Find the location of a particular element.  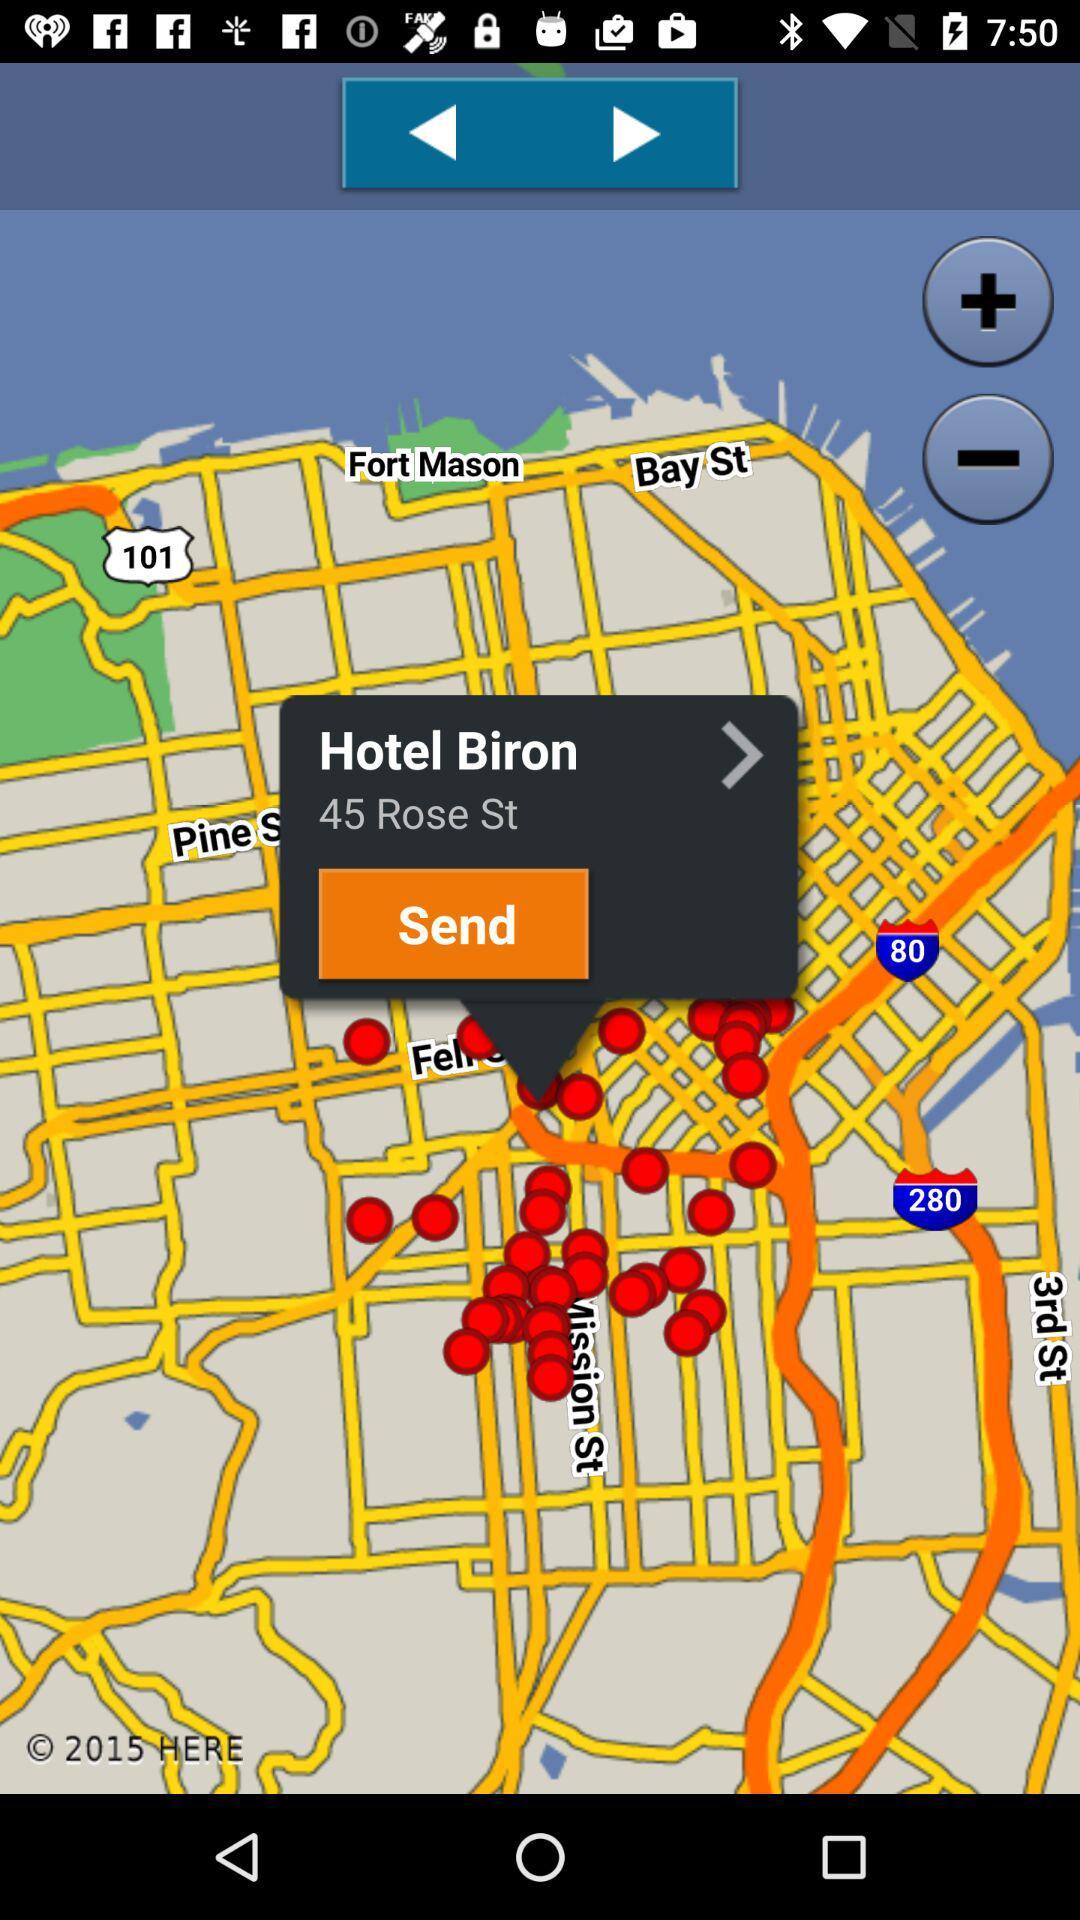

the add icon is located at coordinates (979, 262).